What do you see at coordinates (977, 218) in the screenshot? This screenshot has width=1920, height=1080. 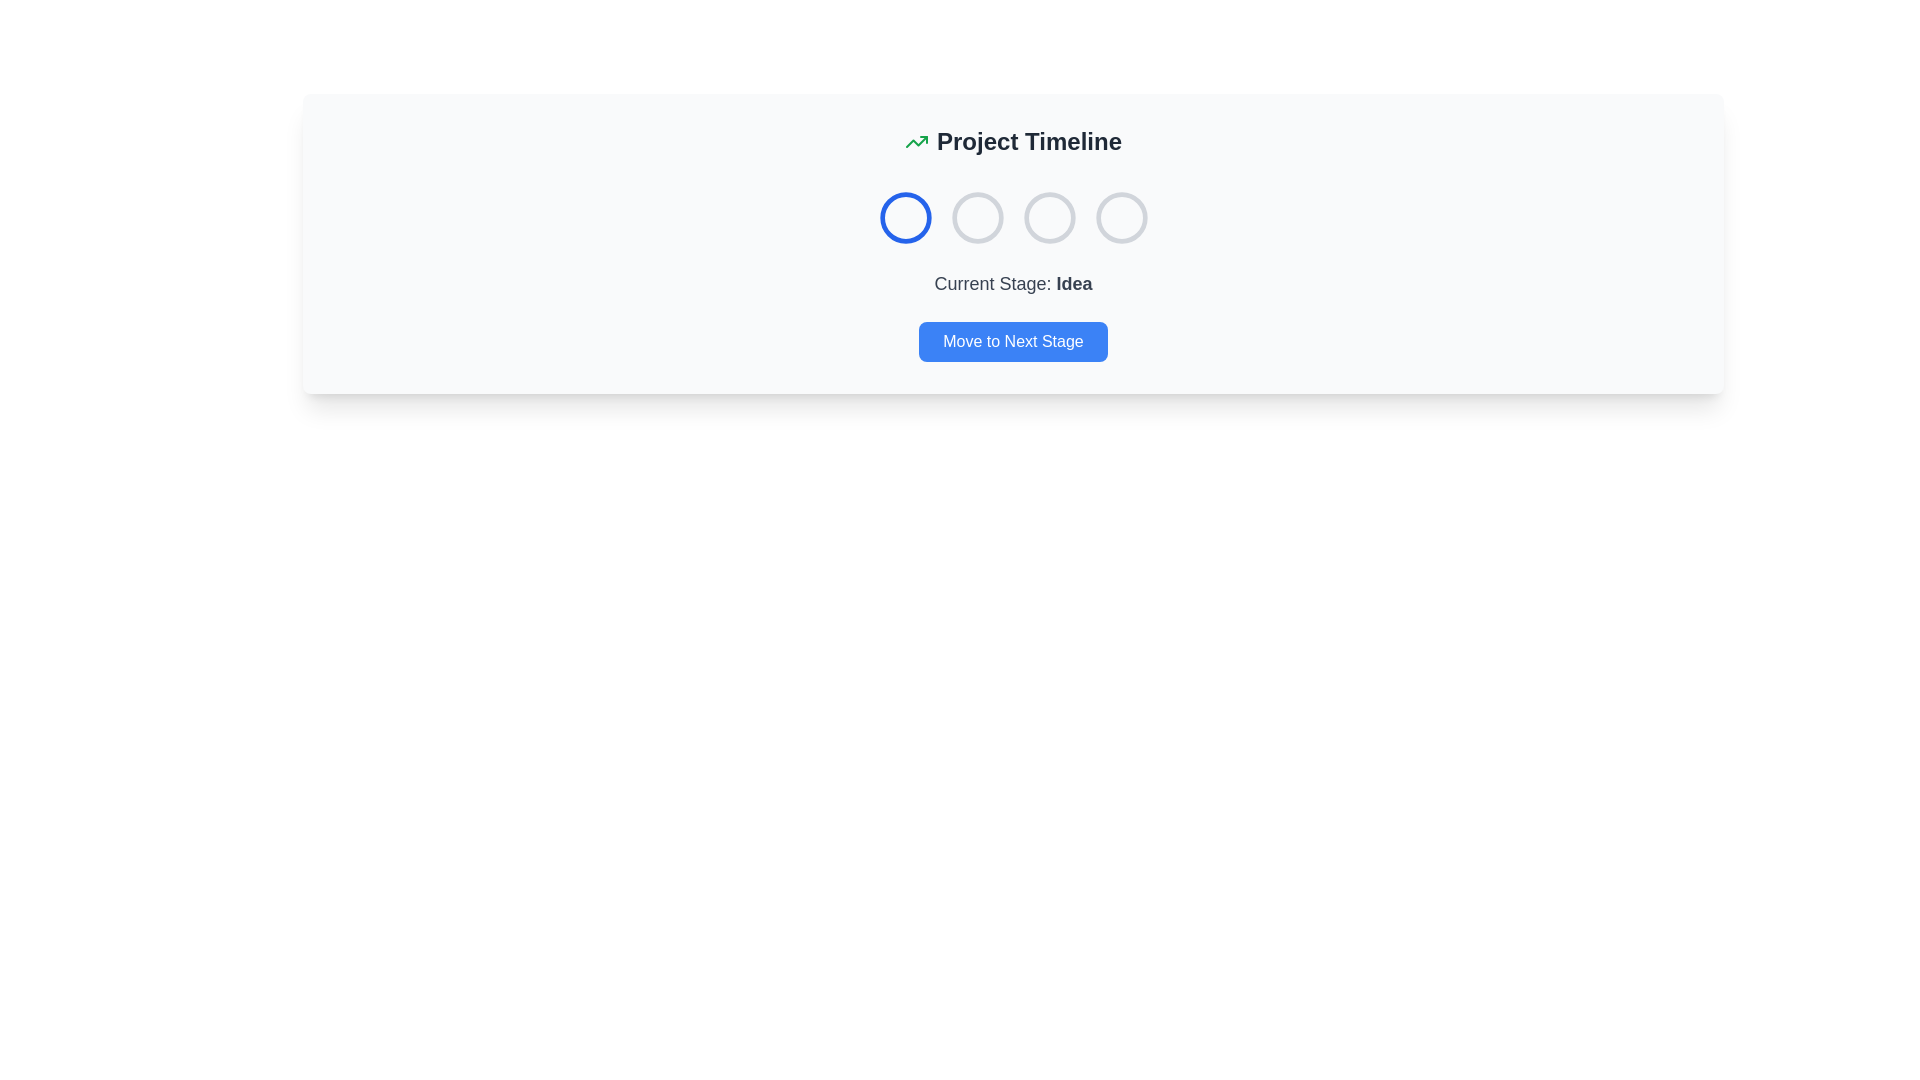 I see `the status or description of the second circular icon in the 'Project Timeline' section, which has a gray border and a white-filled interior` at bounding box center [977, 218].